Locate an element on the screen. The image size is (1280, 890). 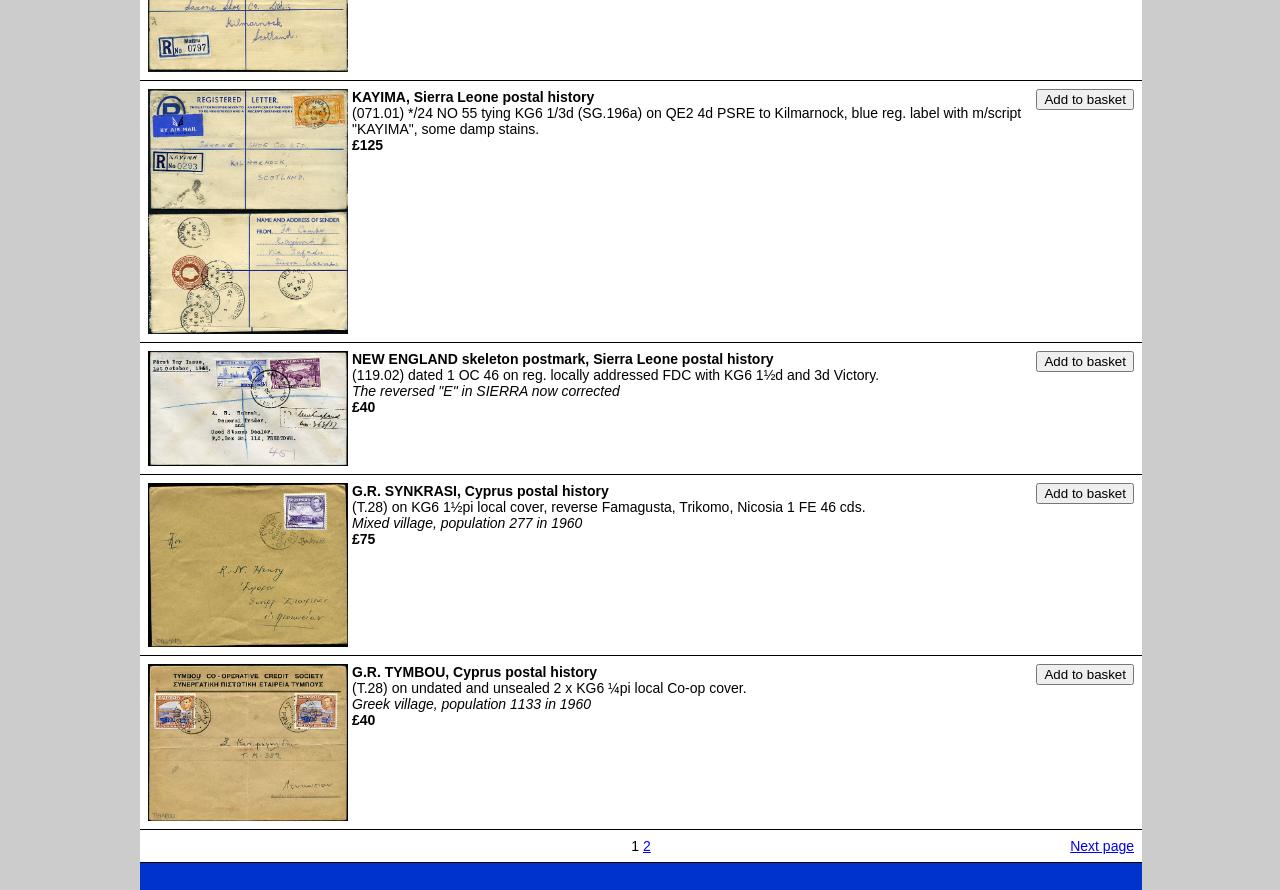
'NEW ENGLAND skeleton postmark, Sierra Leone postal history' is located at coordinates (561, 359).